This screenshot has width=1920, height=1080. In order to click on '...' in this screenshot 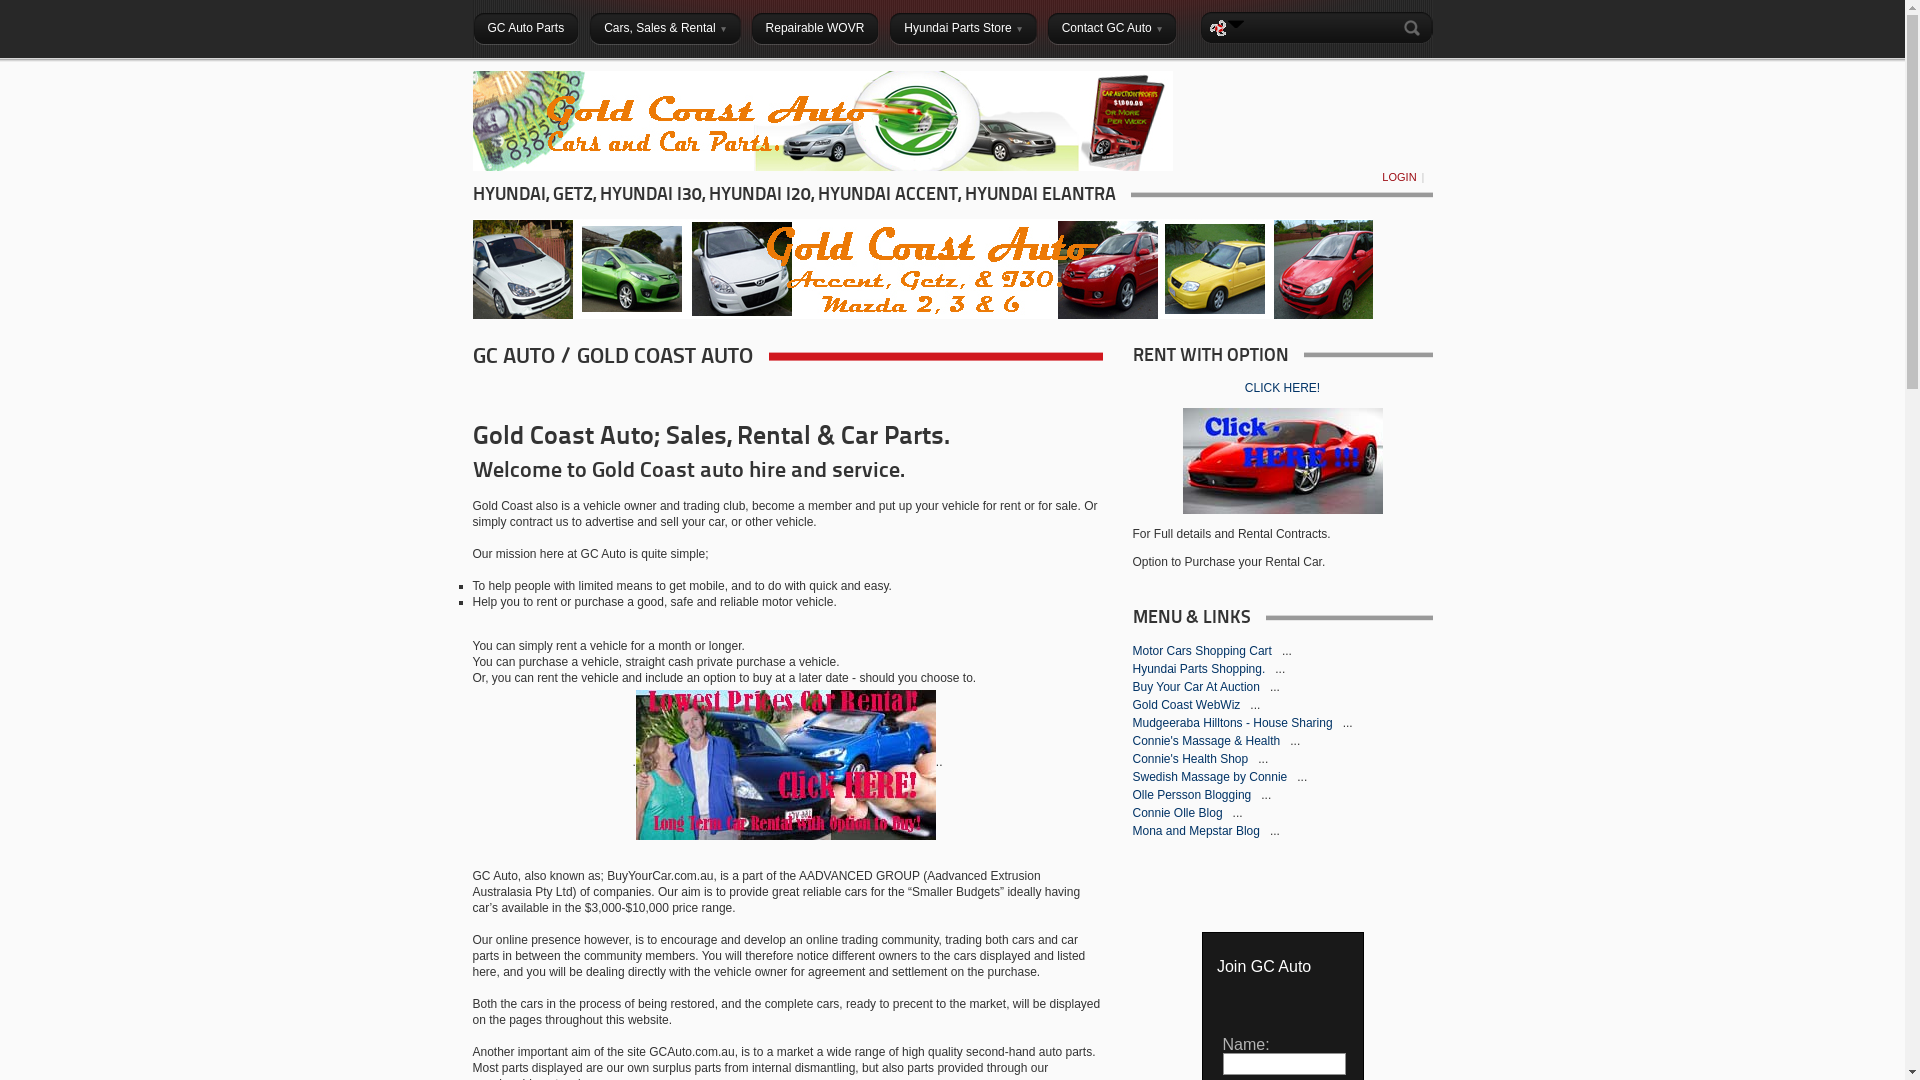, I will do `click(1296, 775)`.